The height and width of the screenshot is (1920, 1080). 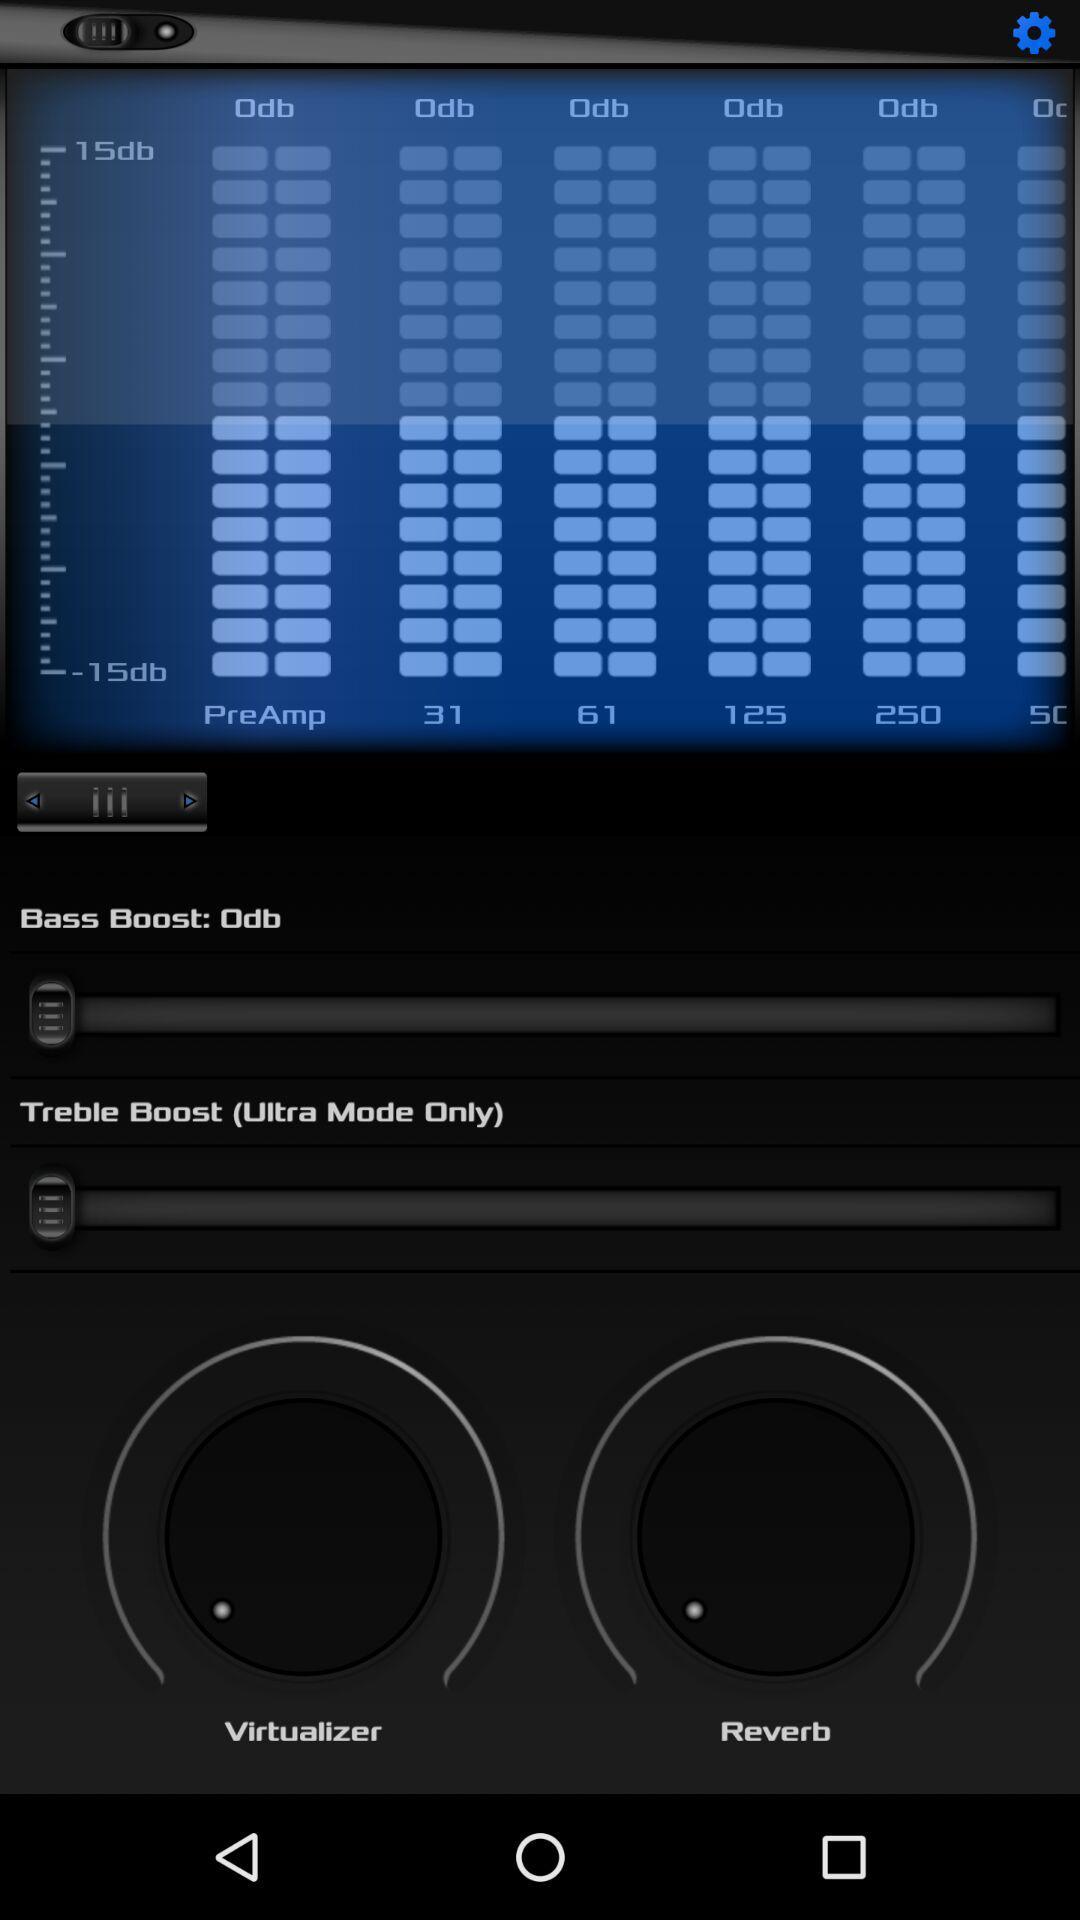 I want to click on reverb, so click(x=774, y=1536).